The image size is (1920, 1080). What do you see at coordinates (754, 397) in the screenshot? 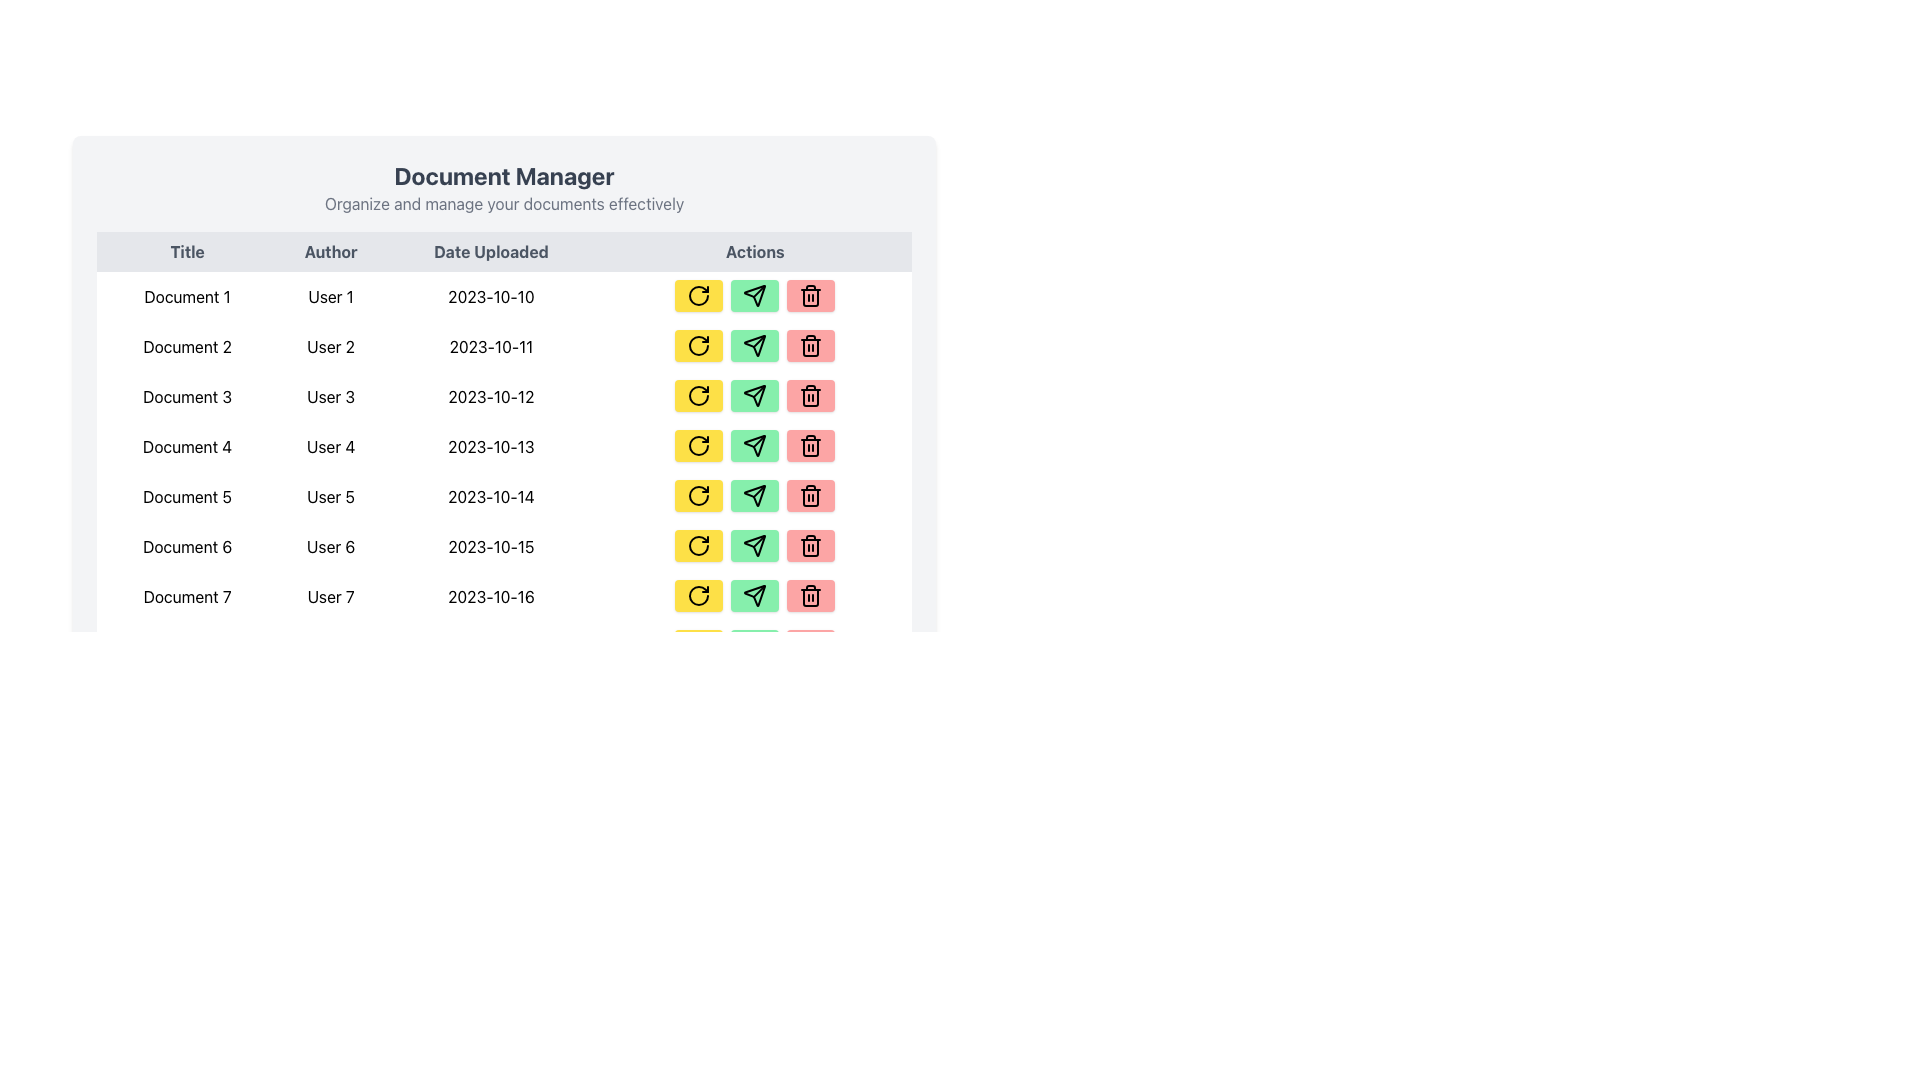
I see `the green rectangular button with rounded corners, featuring a paper airplane icon, located in the 'Actions' column next to 'Document 3'` at bounding box center [754, 397].